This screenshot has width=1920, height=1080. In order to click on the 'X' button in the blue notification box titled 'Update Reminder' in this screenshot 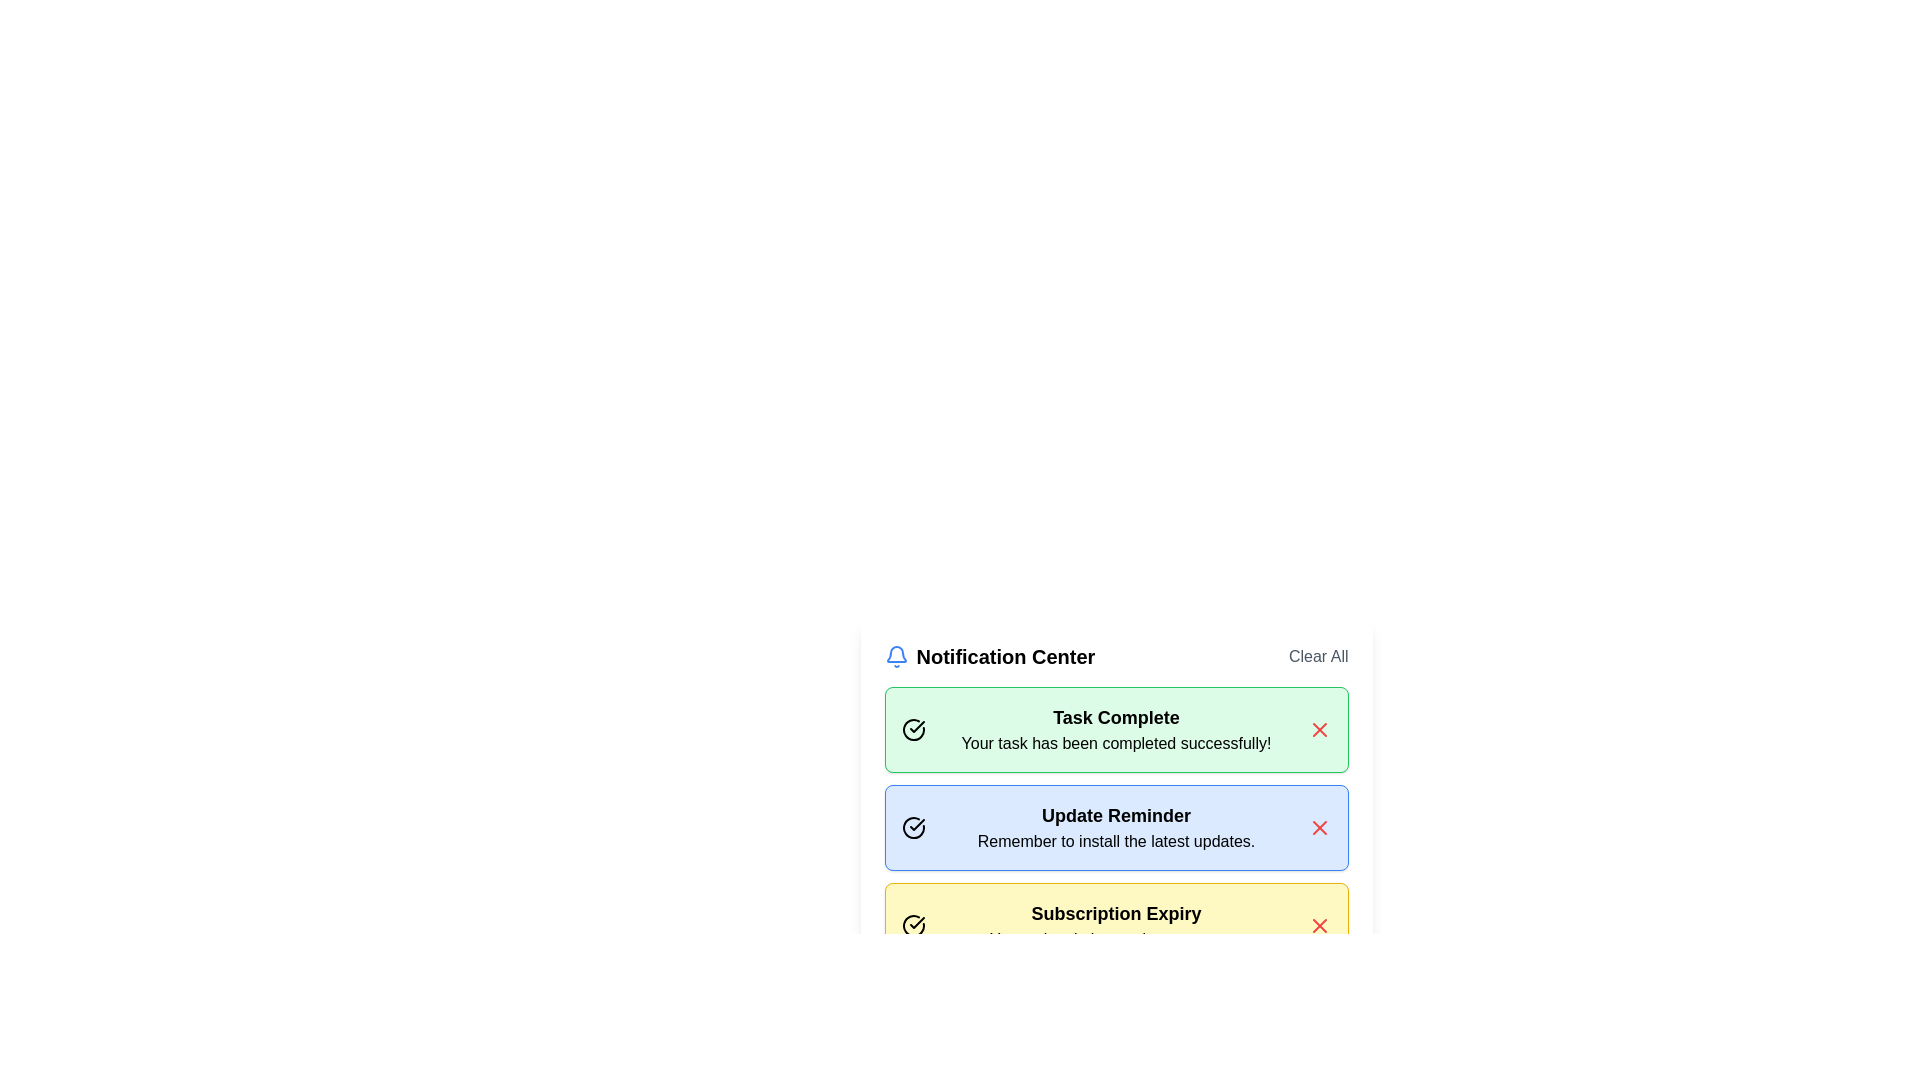, I will do `click(1319, 828)`.